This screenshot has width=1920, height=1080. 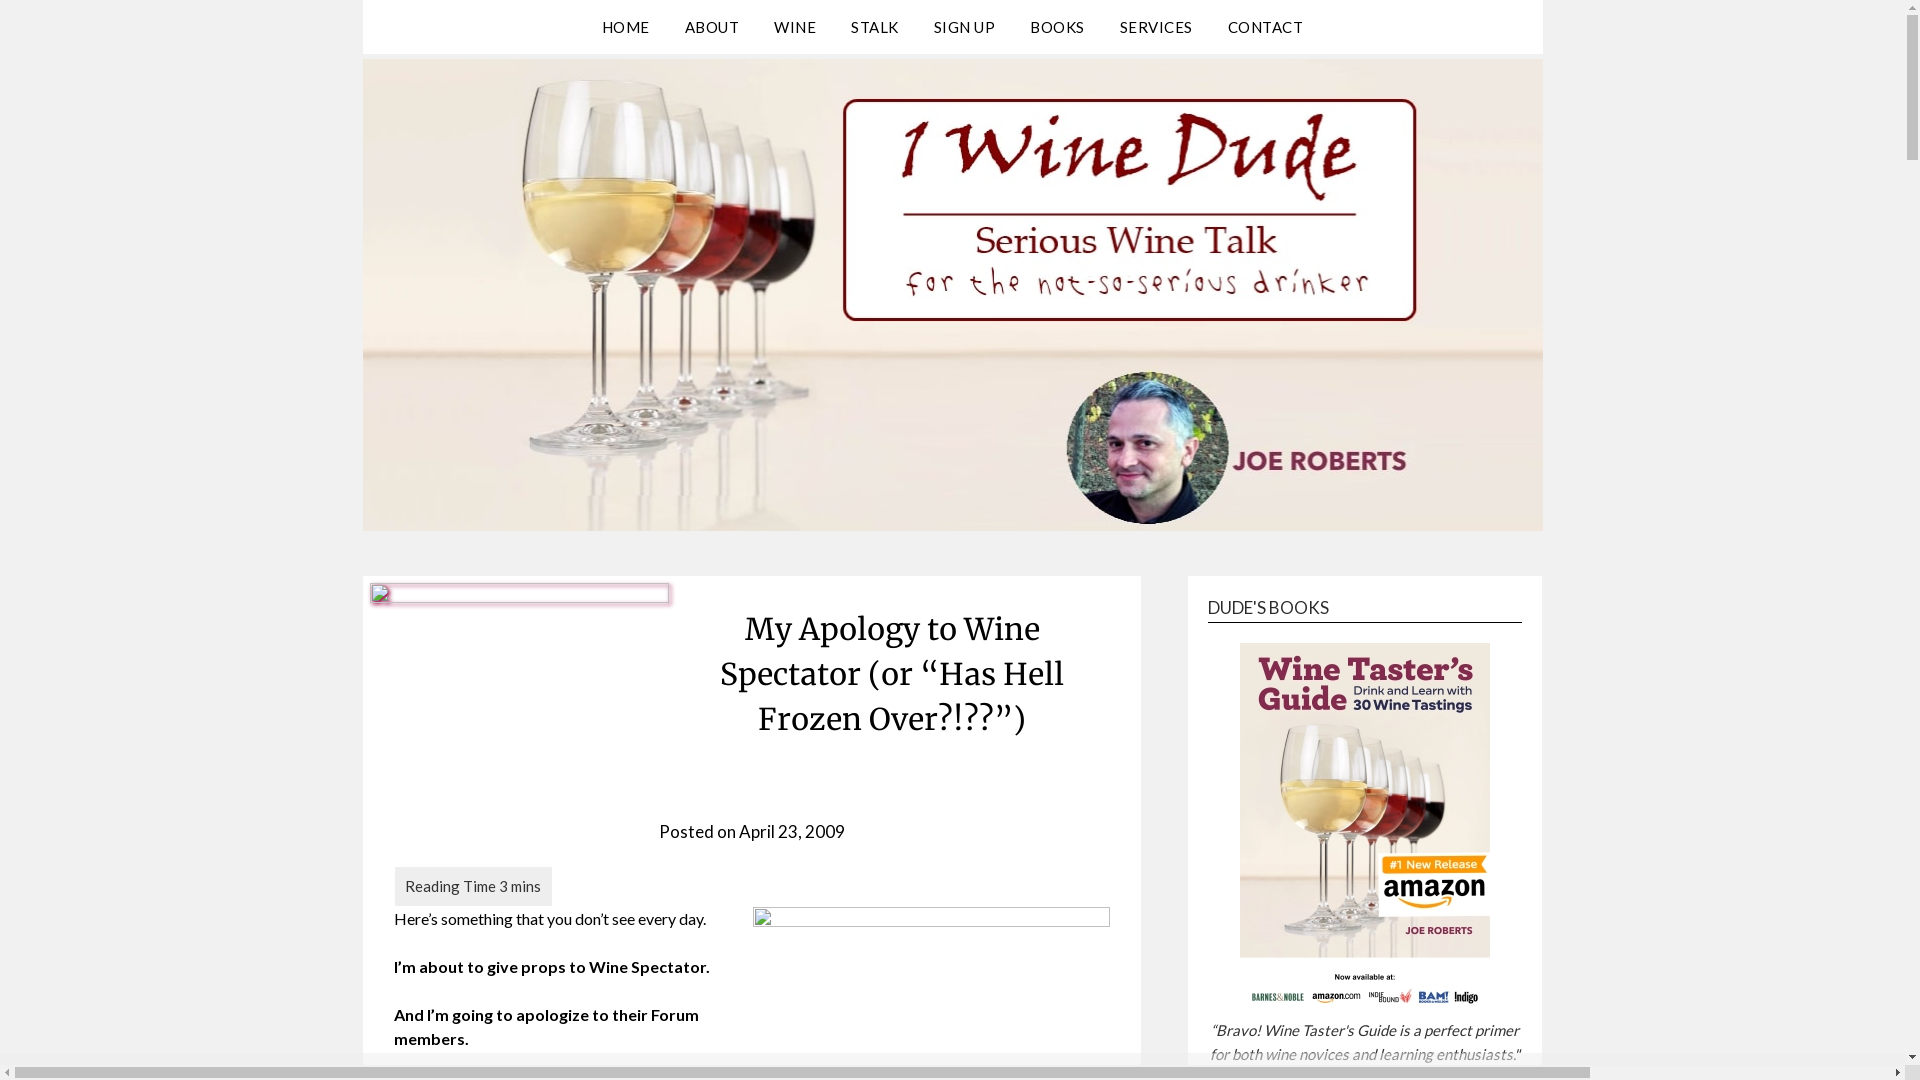 What do you see at coordinates (712, 27) in the screenshot?
I see `'ABOUT'` at bounding box center [712, 27].